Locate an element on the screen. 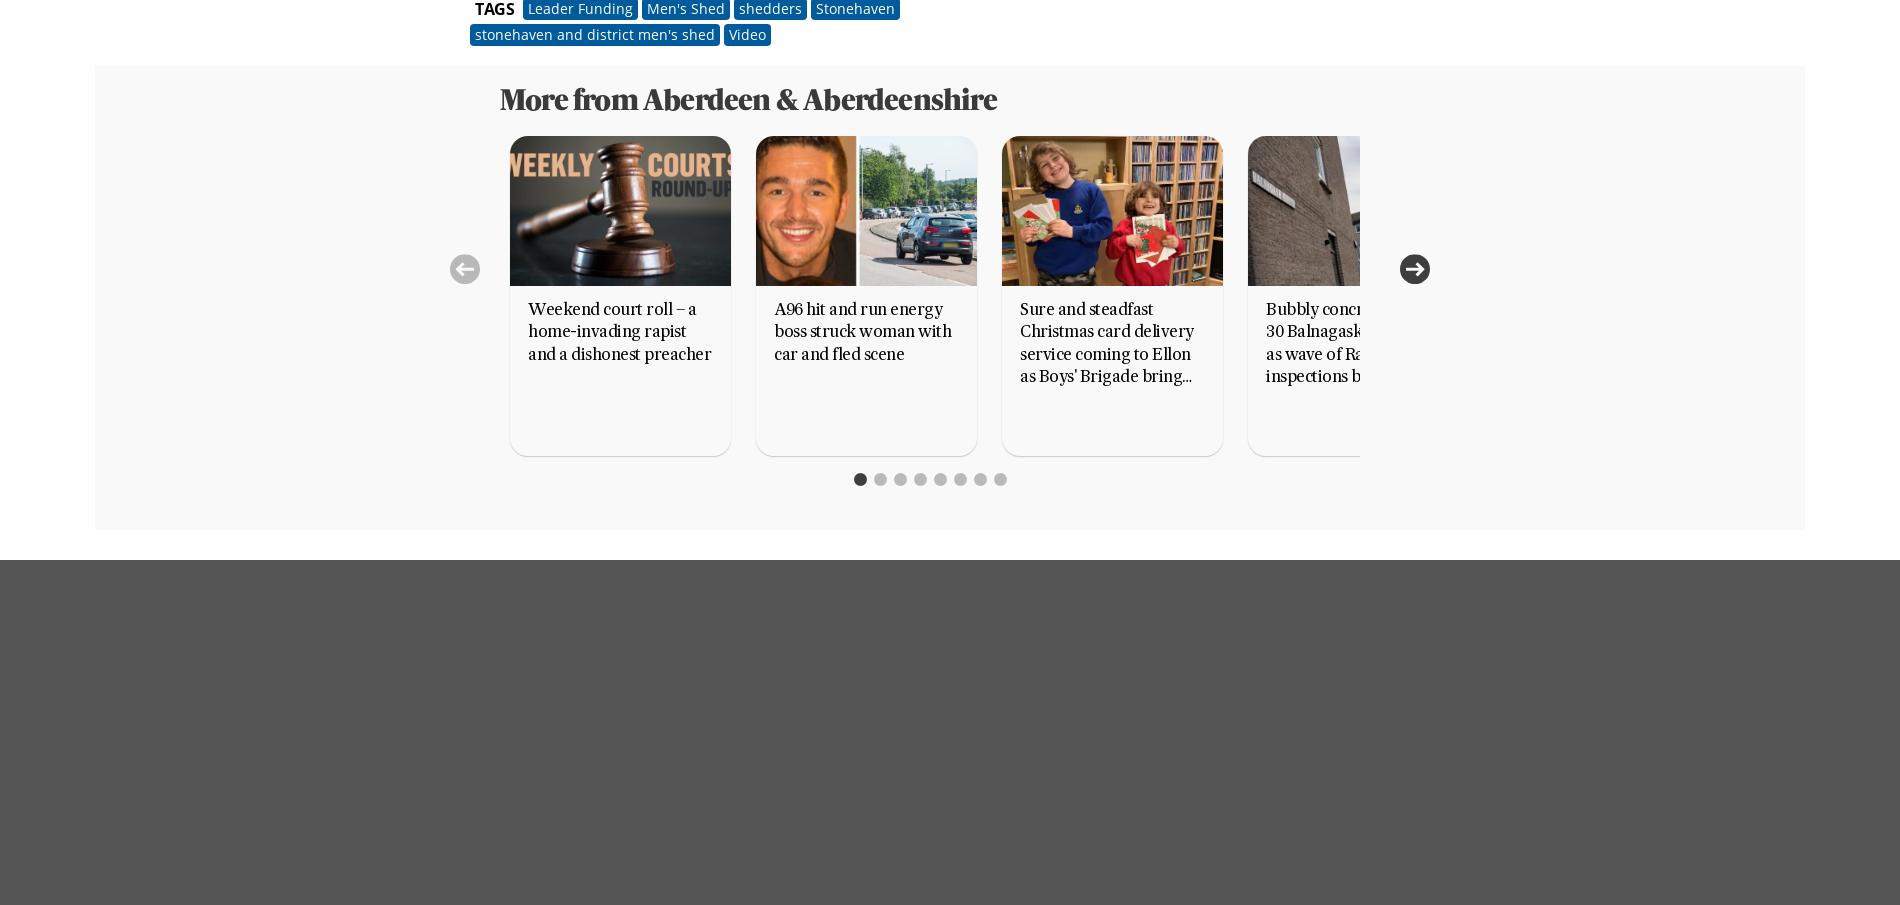  'Video' is located at coordinates (728, 33).